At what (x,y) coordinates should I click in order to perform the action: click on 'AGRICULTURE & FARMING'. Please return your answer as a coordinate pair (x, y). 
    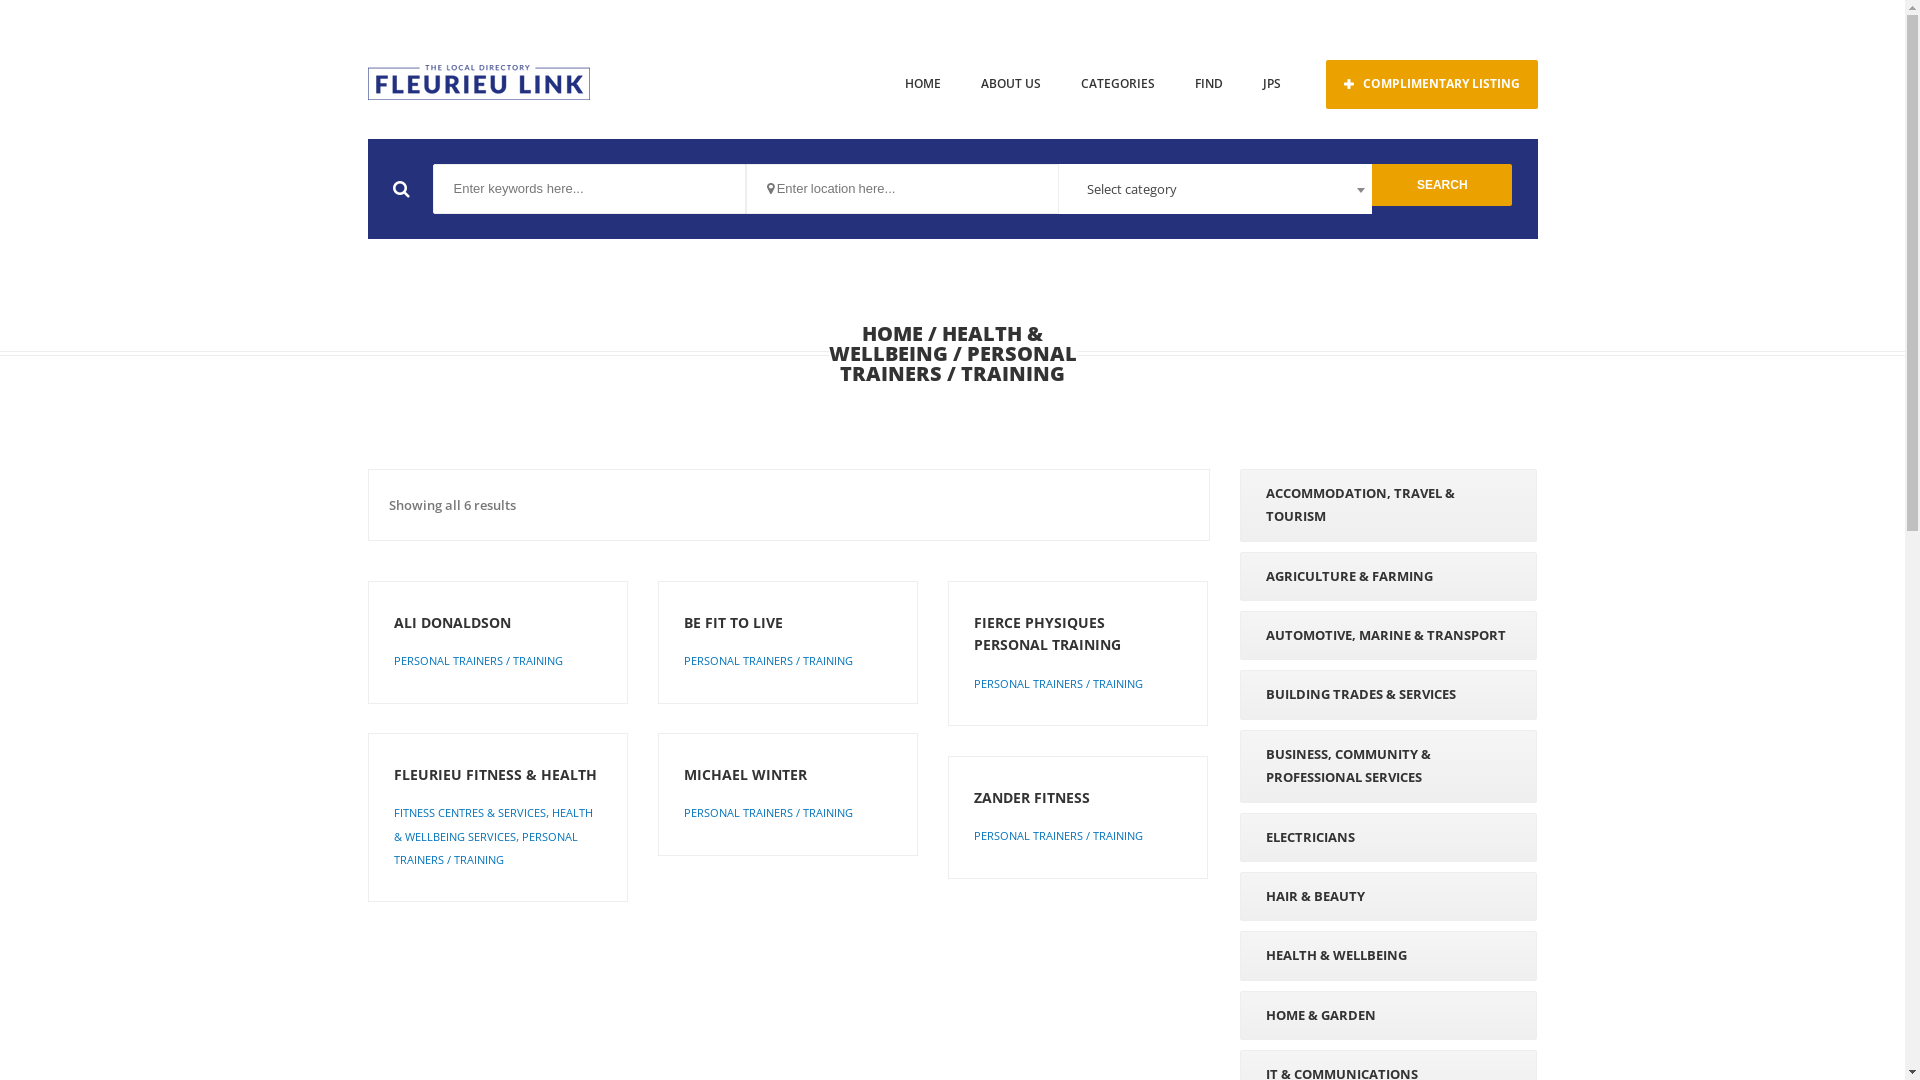
    Looking at the image, I should click on (1387, 576).